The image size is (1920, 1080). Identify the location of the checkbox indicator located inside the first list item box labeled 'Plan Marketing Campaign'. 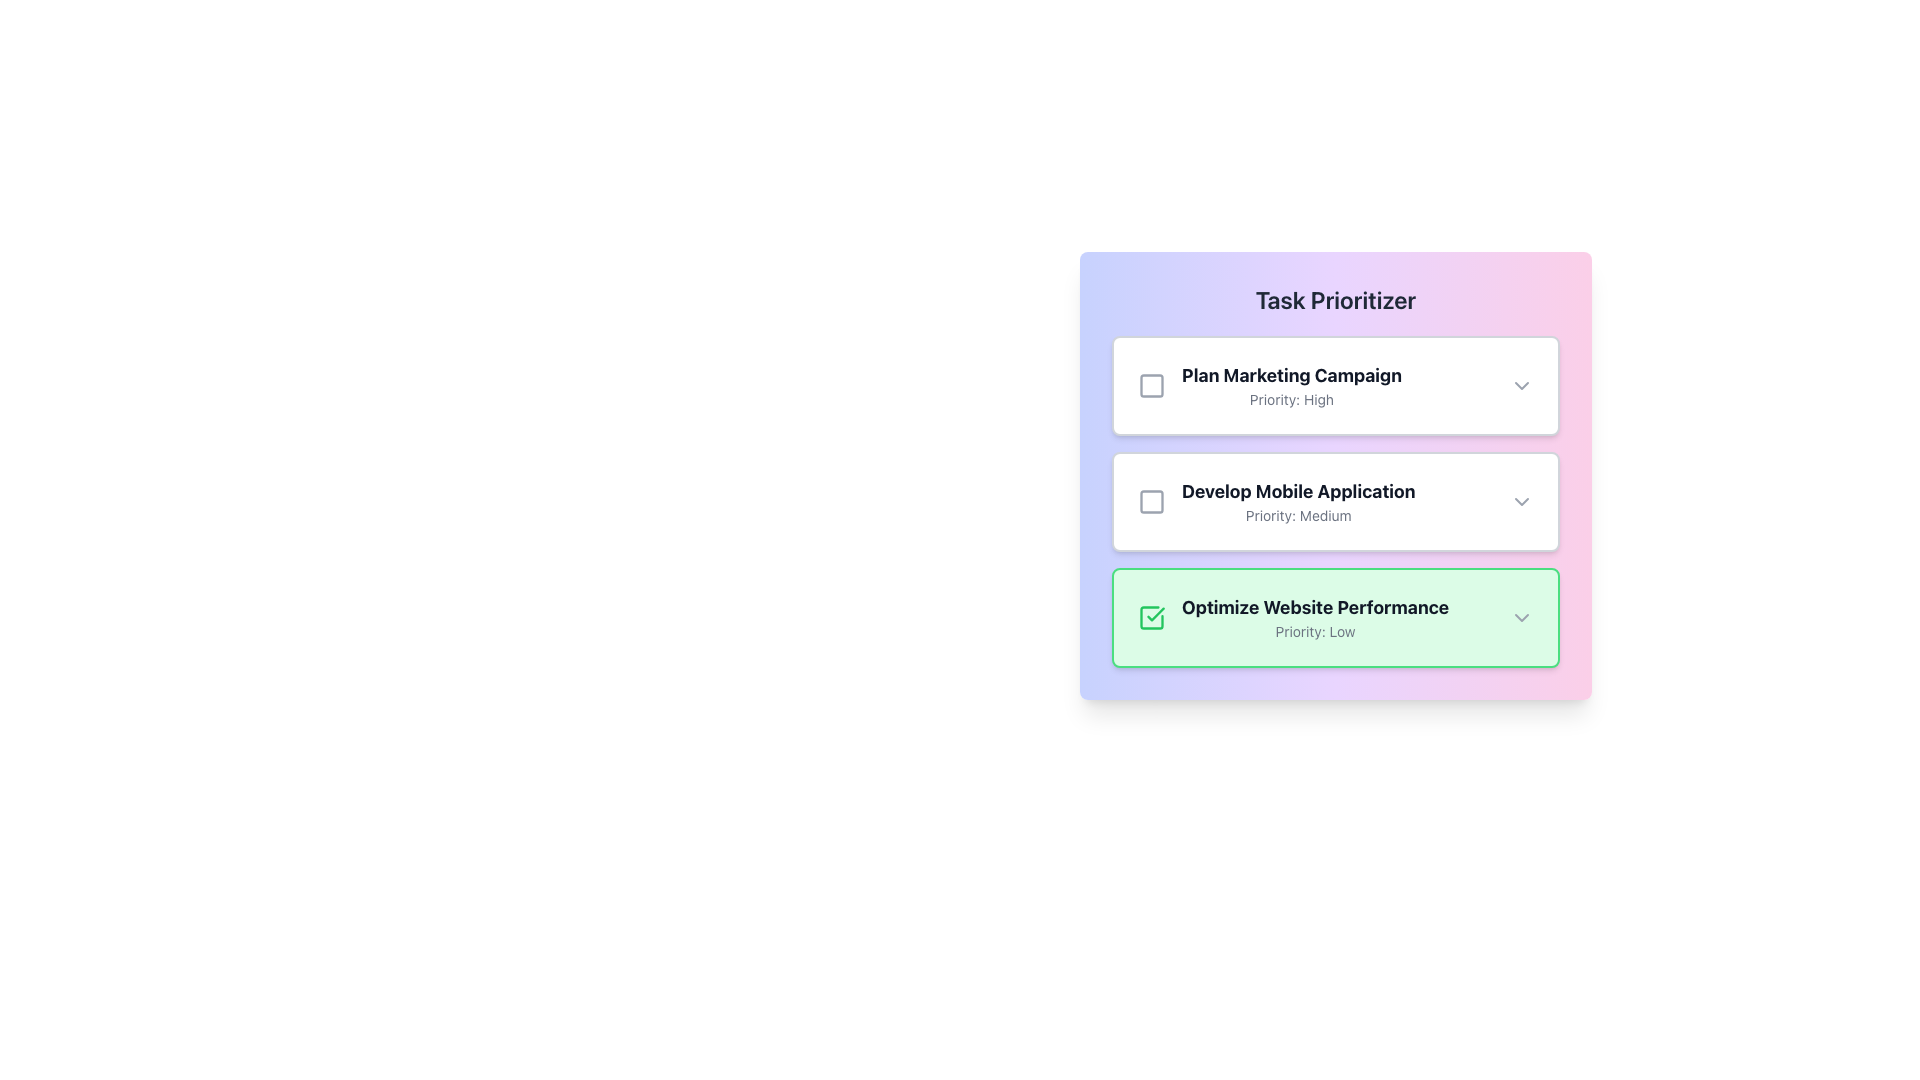
(1152, 385).